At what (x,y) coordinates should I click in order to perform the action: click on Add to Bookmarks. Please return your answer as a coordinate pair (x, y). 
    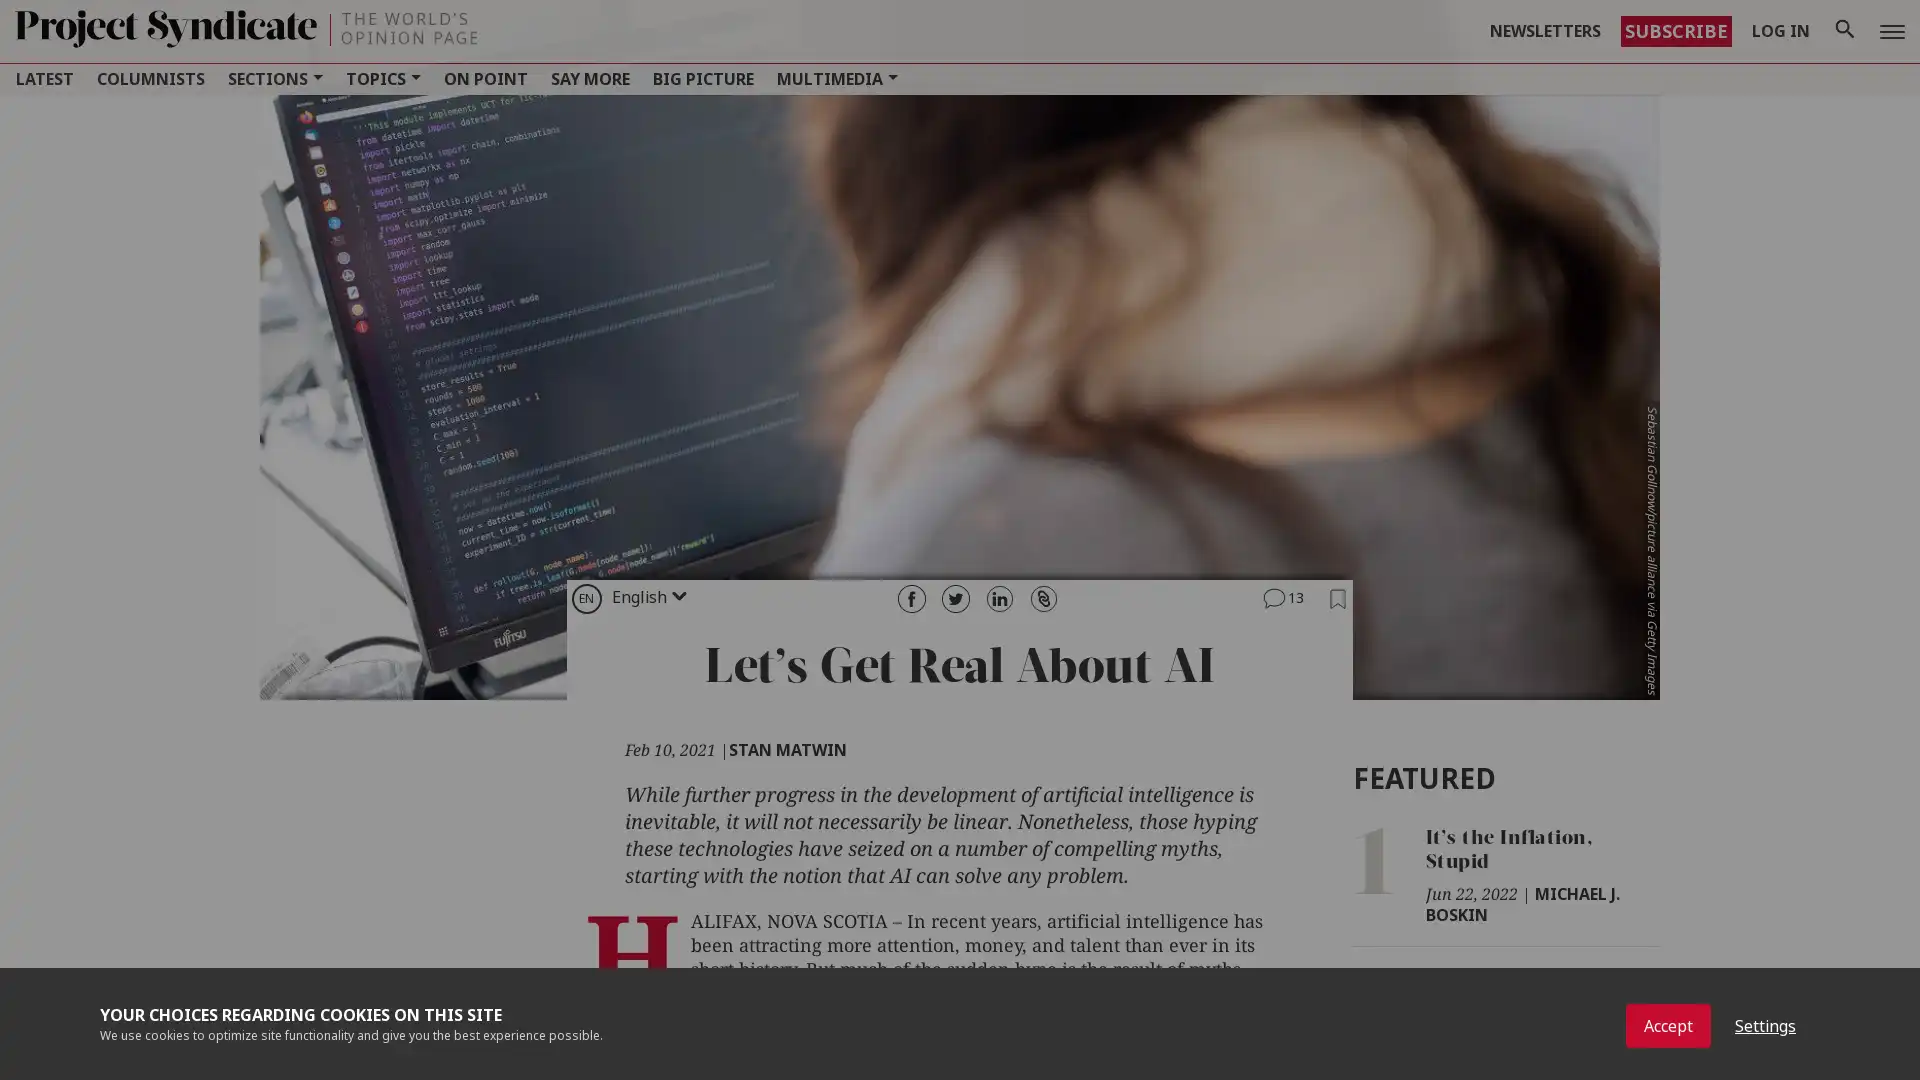
    Looking at the image, I should click on (1338, 600).